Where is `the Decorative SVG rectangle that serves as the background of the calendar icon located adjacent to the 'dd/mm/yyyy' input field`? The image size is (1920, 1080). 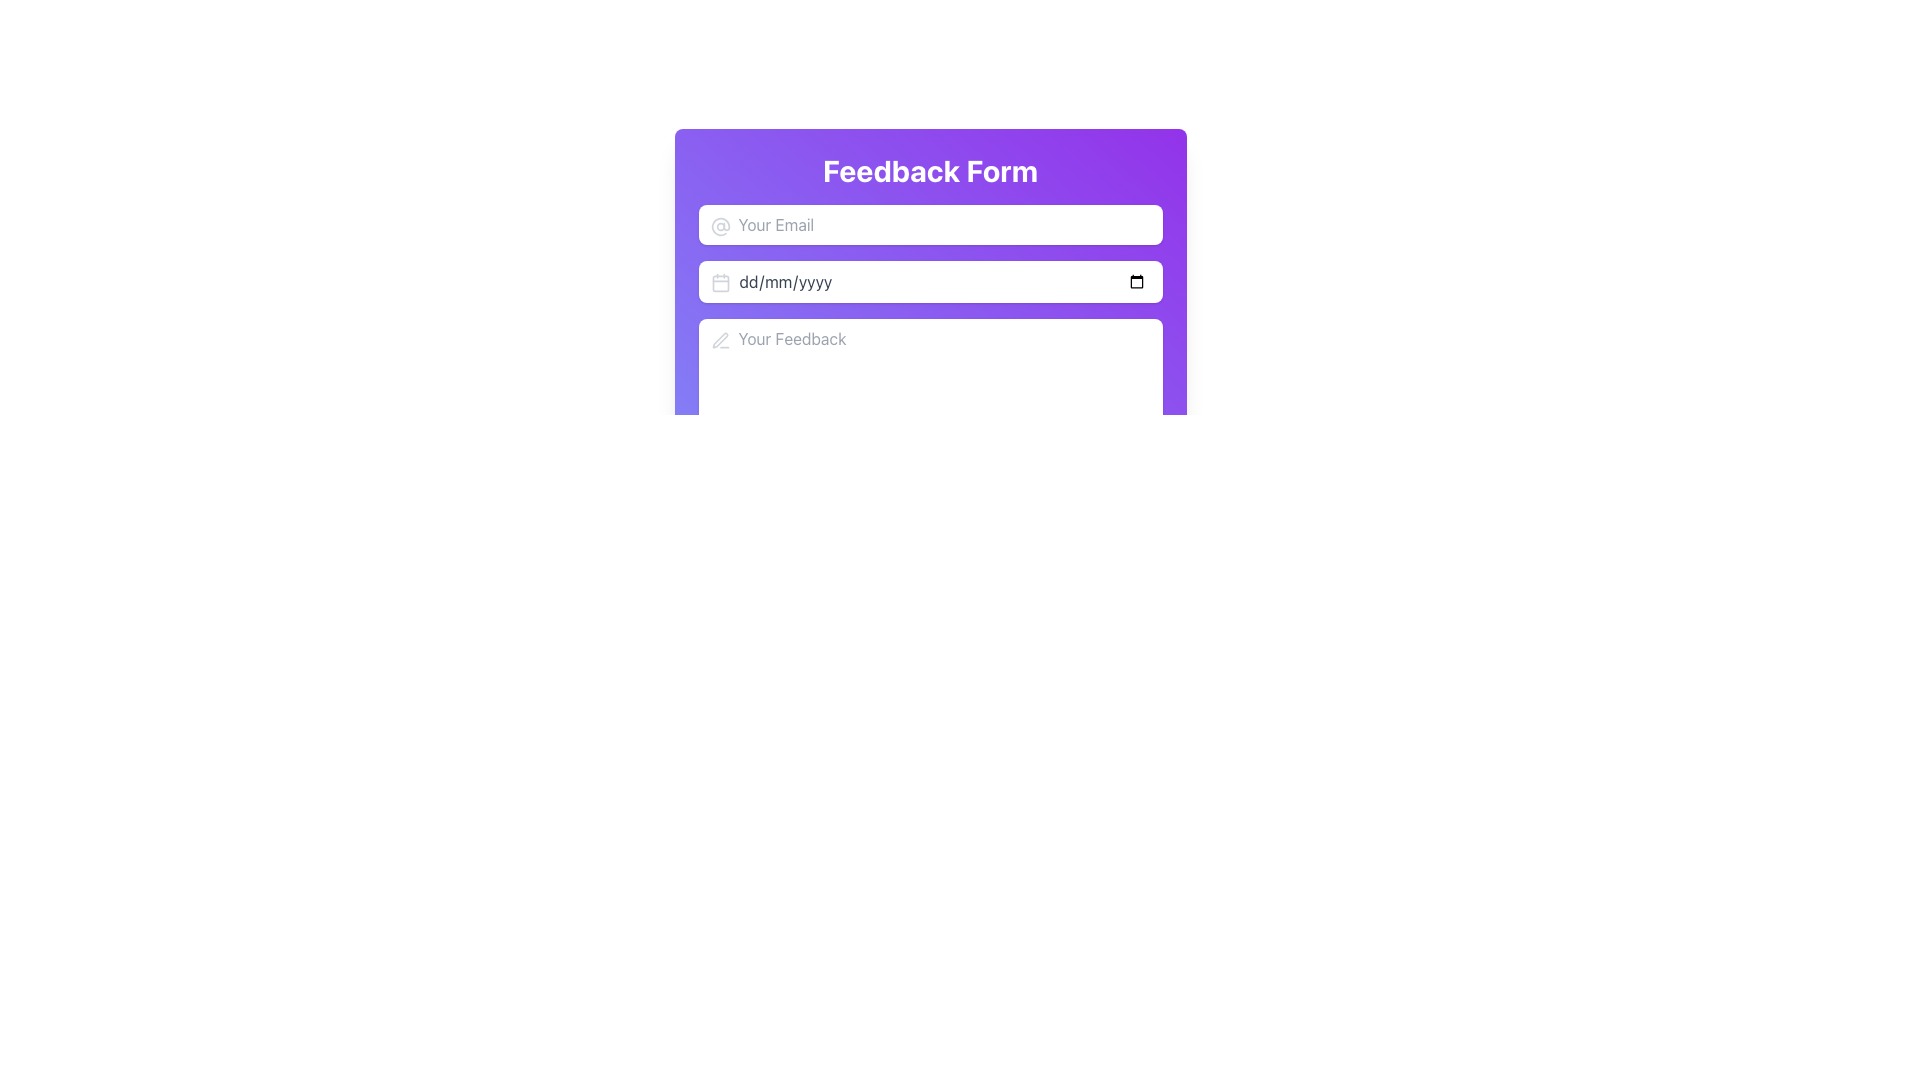 the Decorative SVG rectangle that serves as the background of the calendar icon located adjacent to the 'dd/mm/yyyy' input field is located at coordinates (720, 283).